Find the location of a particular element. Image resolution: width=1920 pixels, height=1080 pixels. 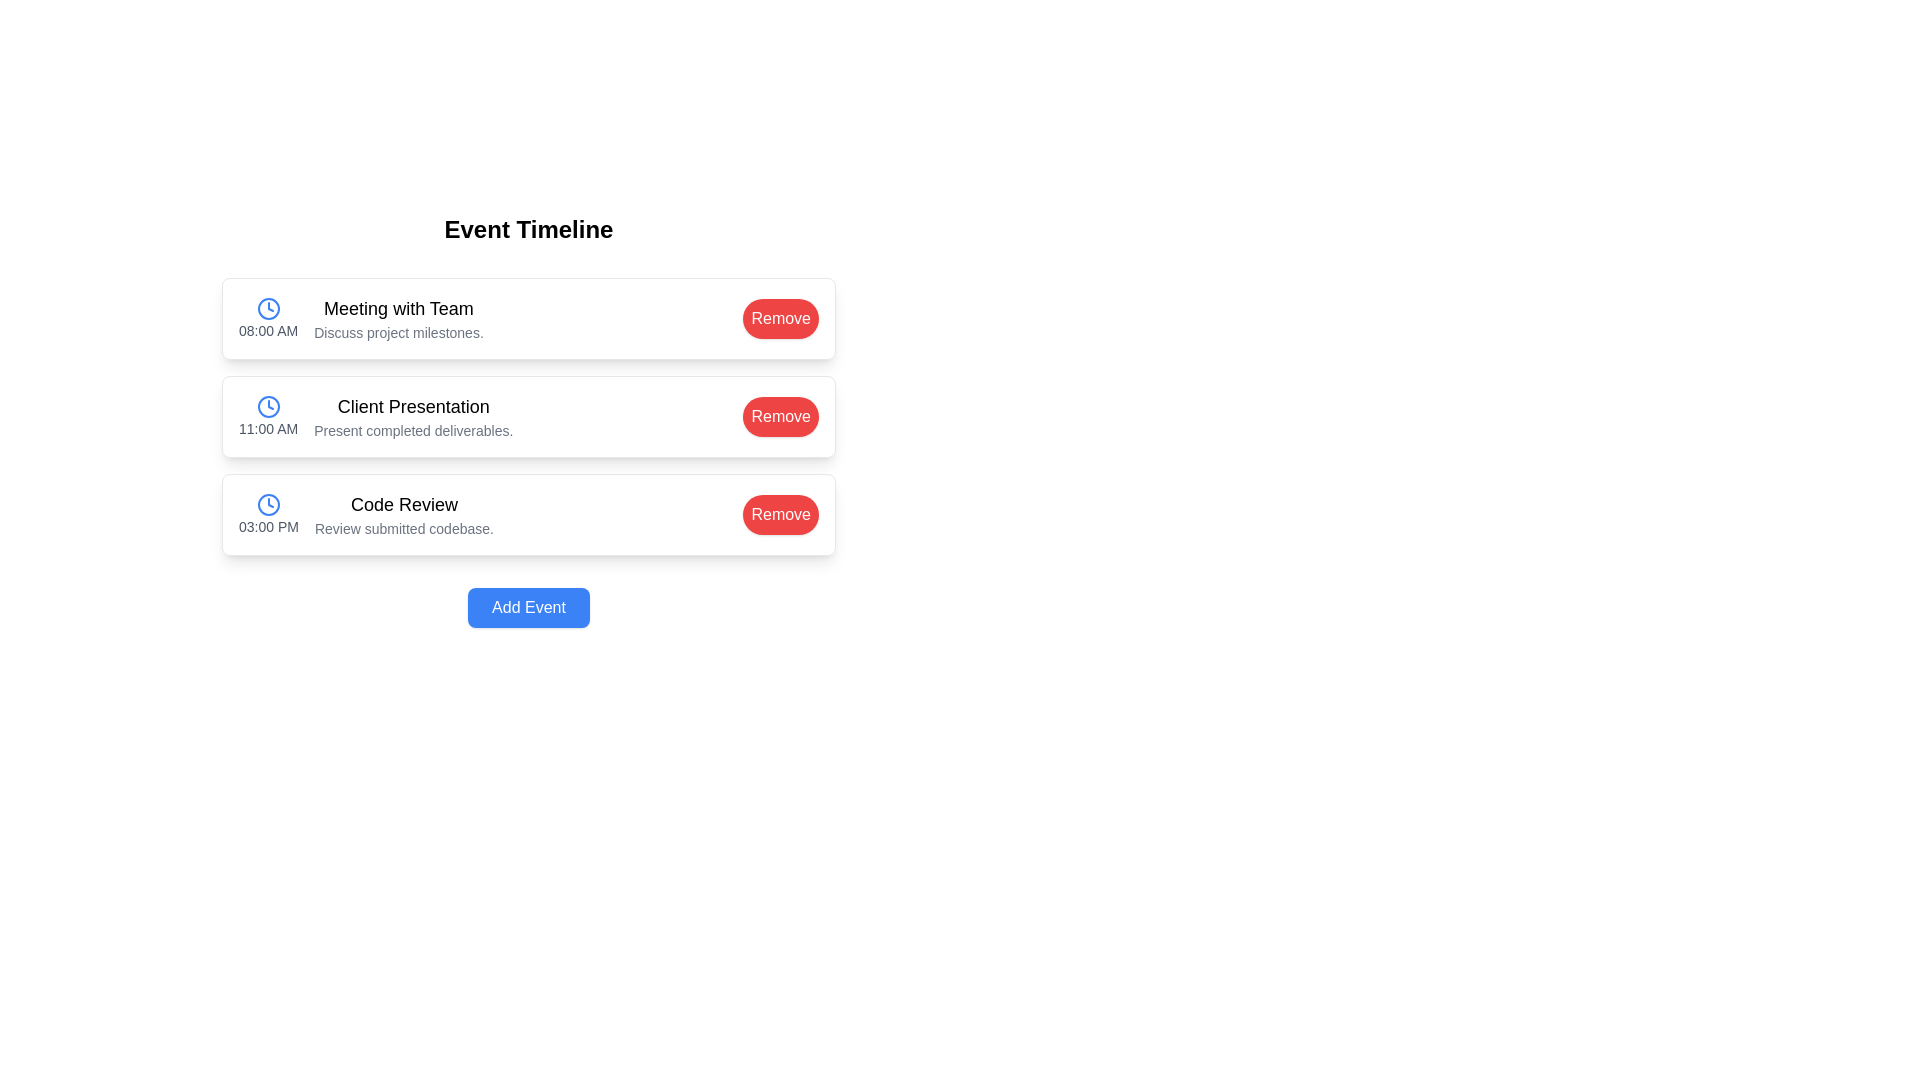

the Time display for the 'Client Presentation' event, which is the leftmost item in the second row of the event list, positioned to the left of the event title and description is located at coordinates (267, 415).